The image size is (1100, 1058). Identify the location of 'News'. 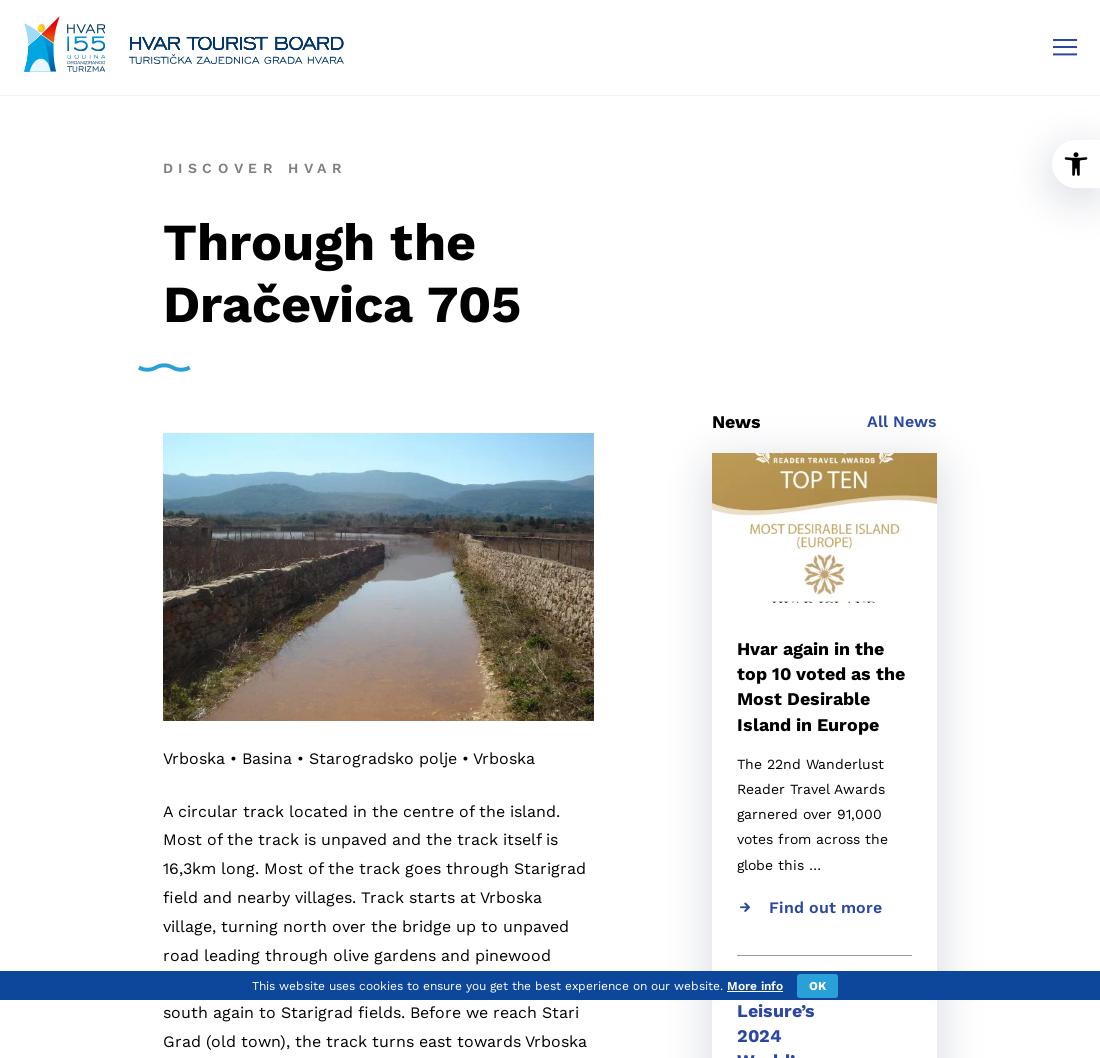
(711, 421).